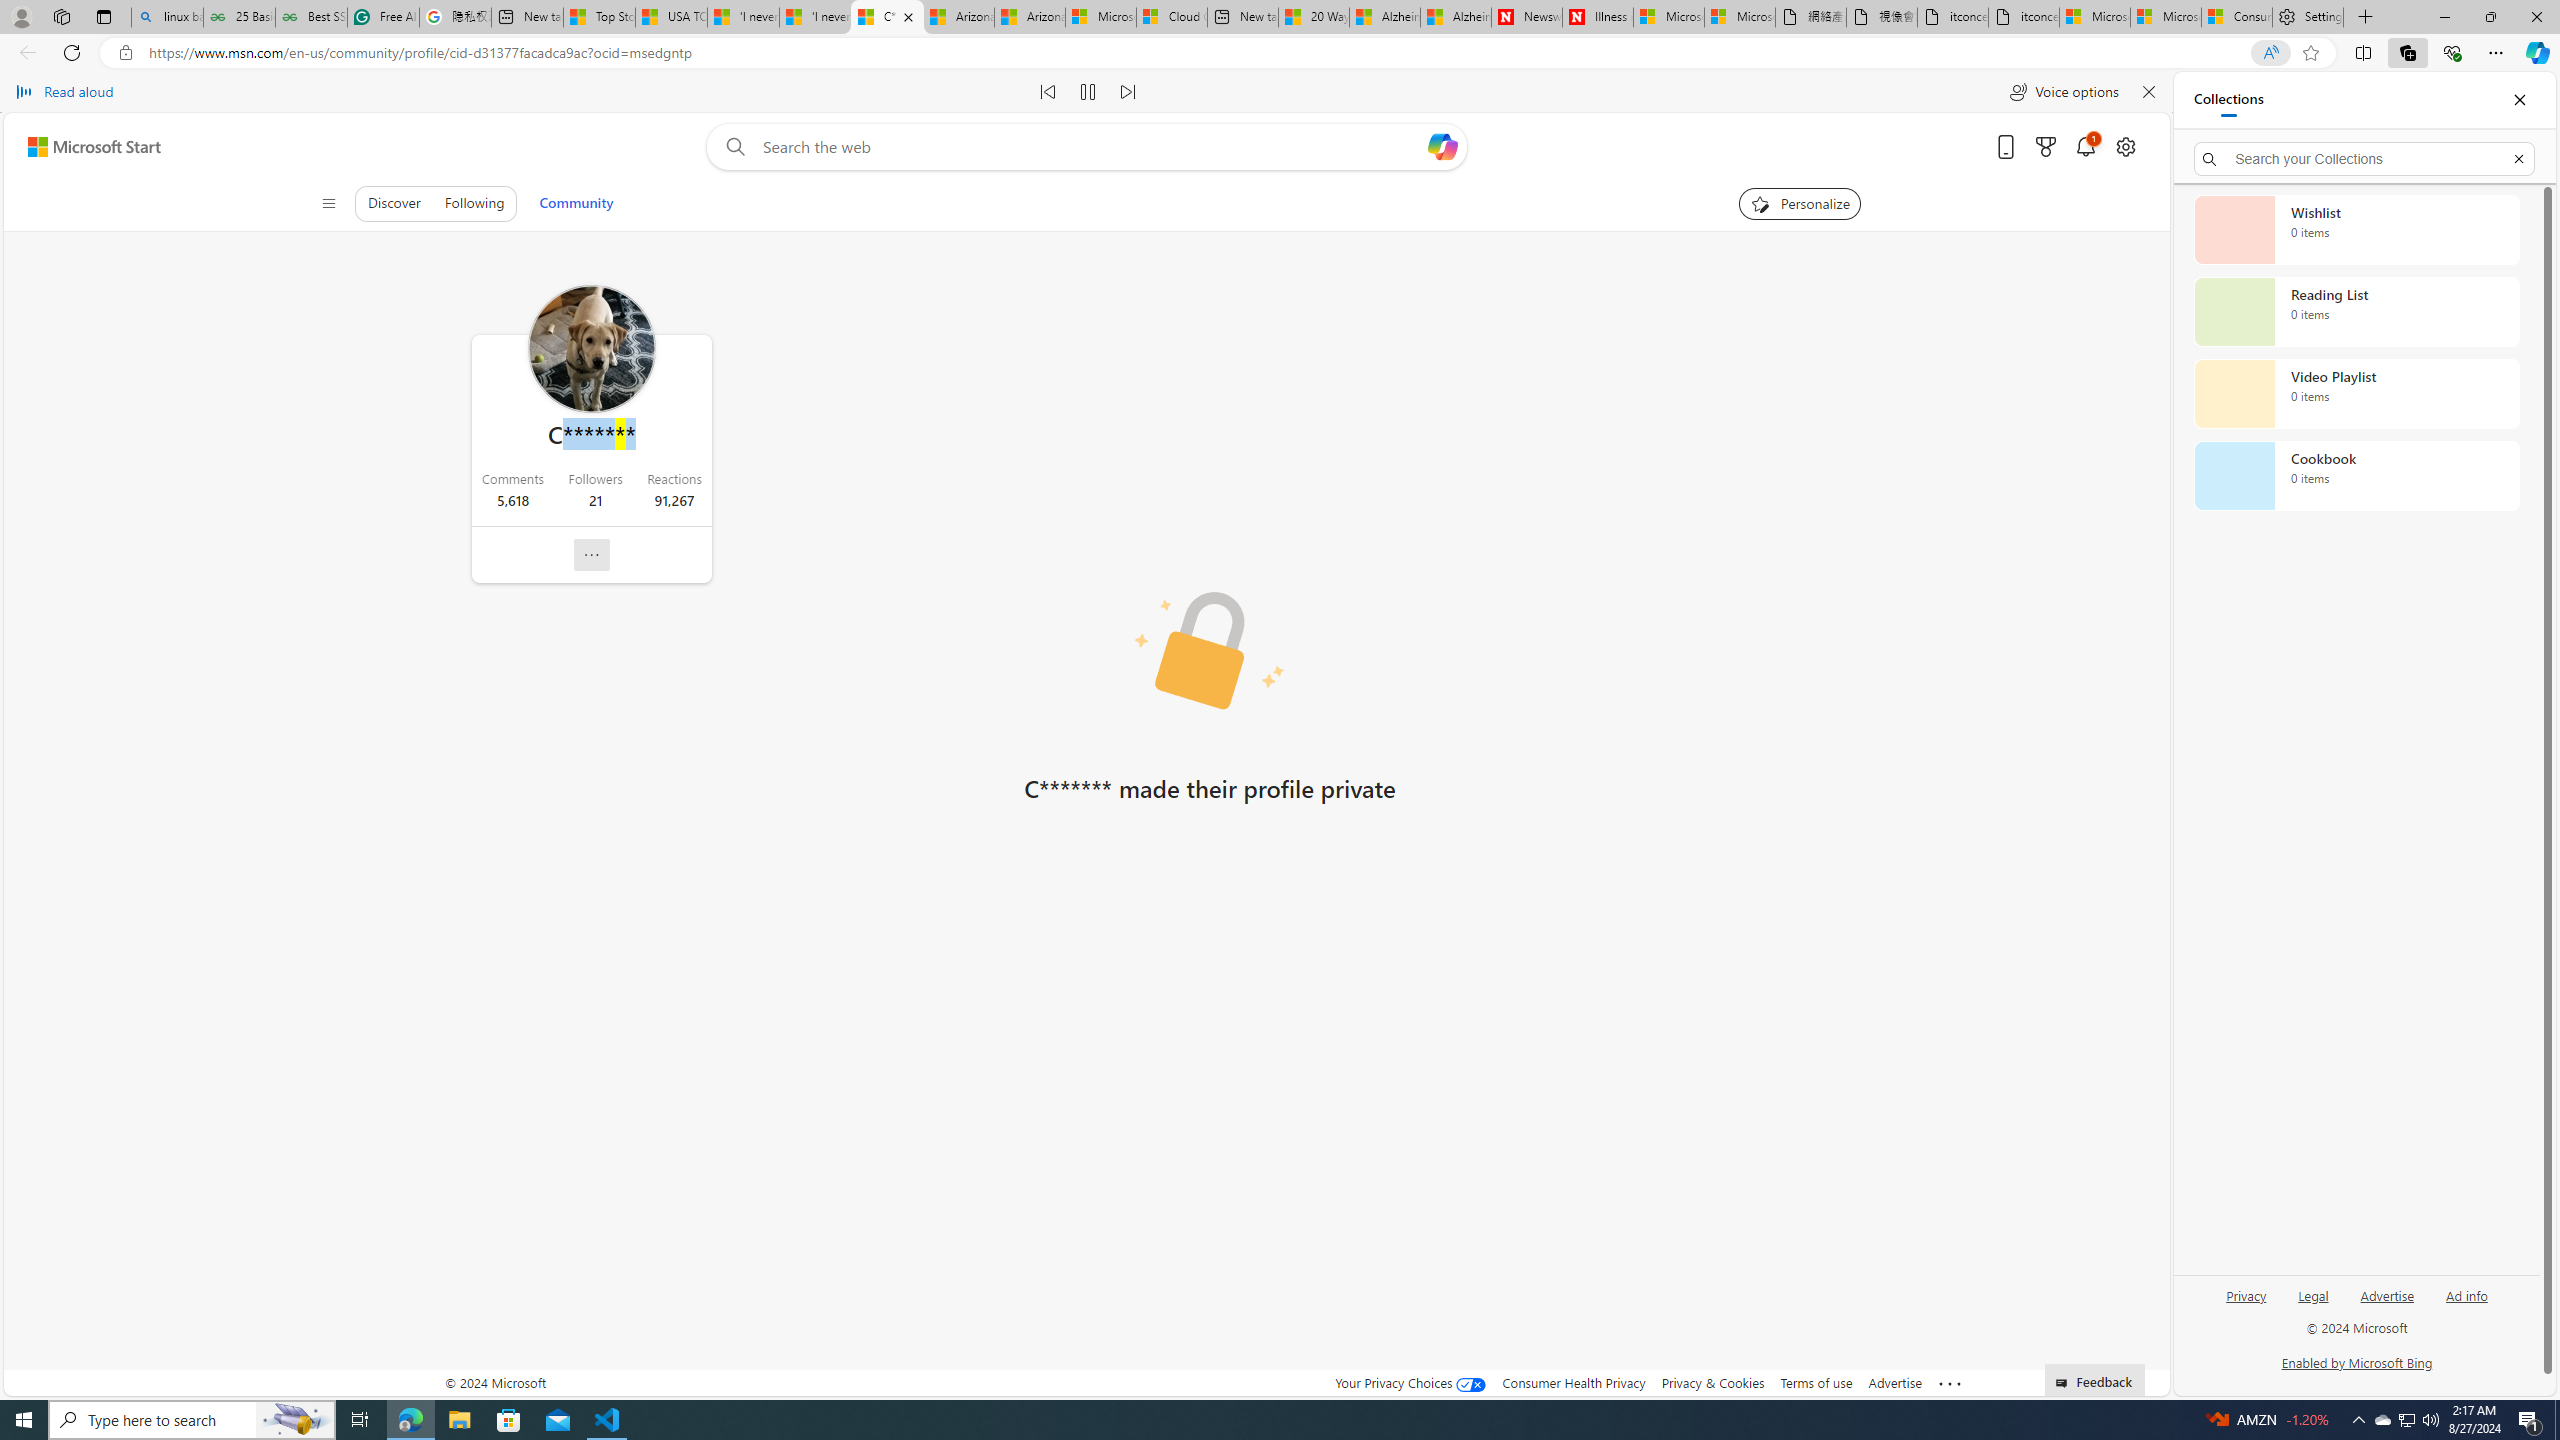  Describe the element at coordinates (1597, 16) in the screenshot. I see `'Illness news & latest pictures from Newsweek.com'` at that location.